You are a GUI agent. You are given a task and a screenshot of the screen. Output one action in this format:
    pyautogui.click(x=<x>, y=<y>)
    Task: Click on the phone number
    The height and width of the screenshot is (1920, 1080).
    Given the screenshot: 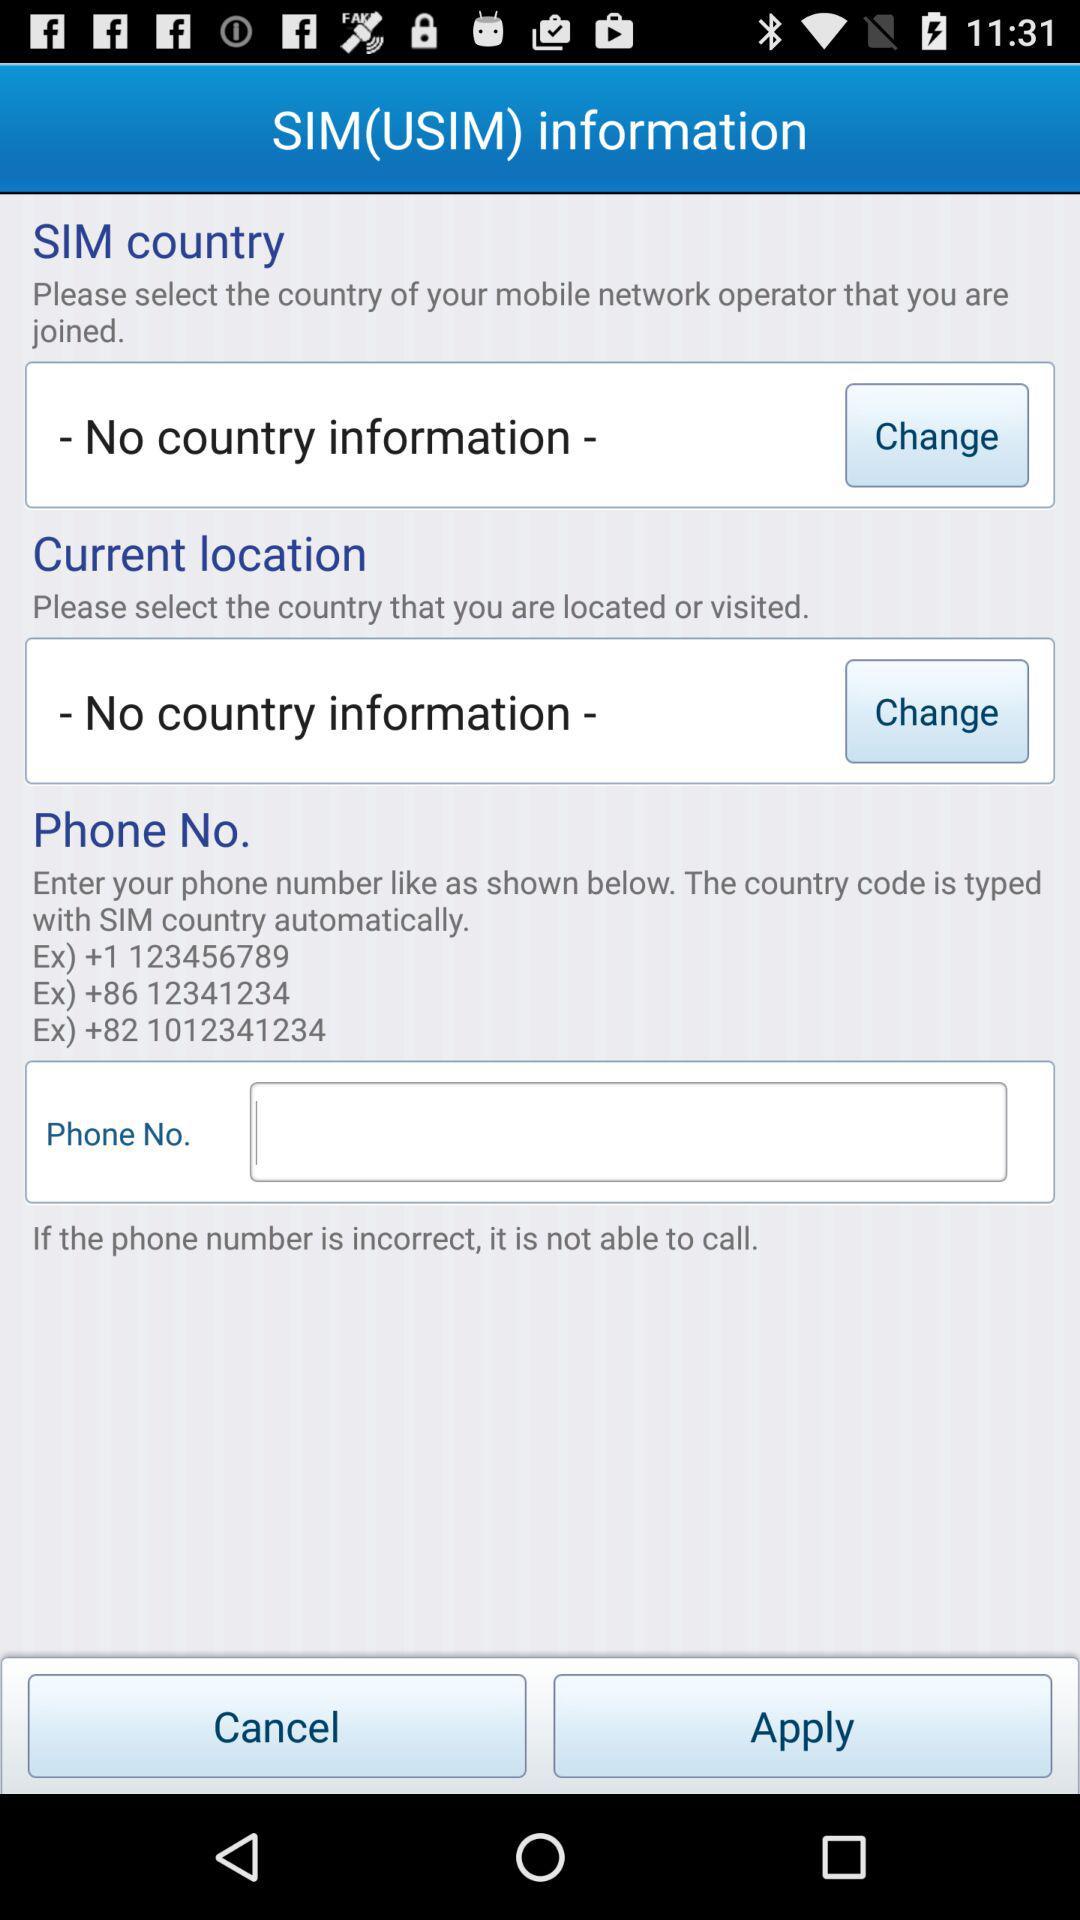 What is the action you would take?
    pyautogui.click(x=627, y=1132)
    